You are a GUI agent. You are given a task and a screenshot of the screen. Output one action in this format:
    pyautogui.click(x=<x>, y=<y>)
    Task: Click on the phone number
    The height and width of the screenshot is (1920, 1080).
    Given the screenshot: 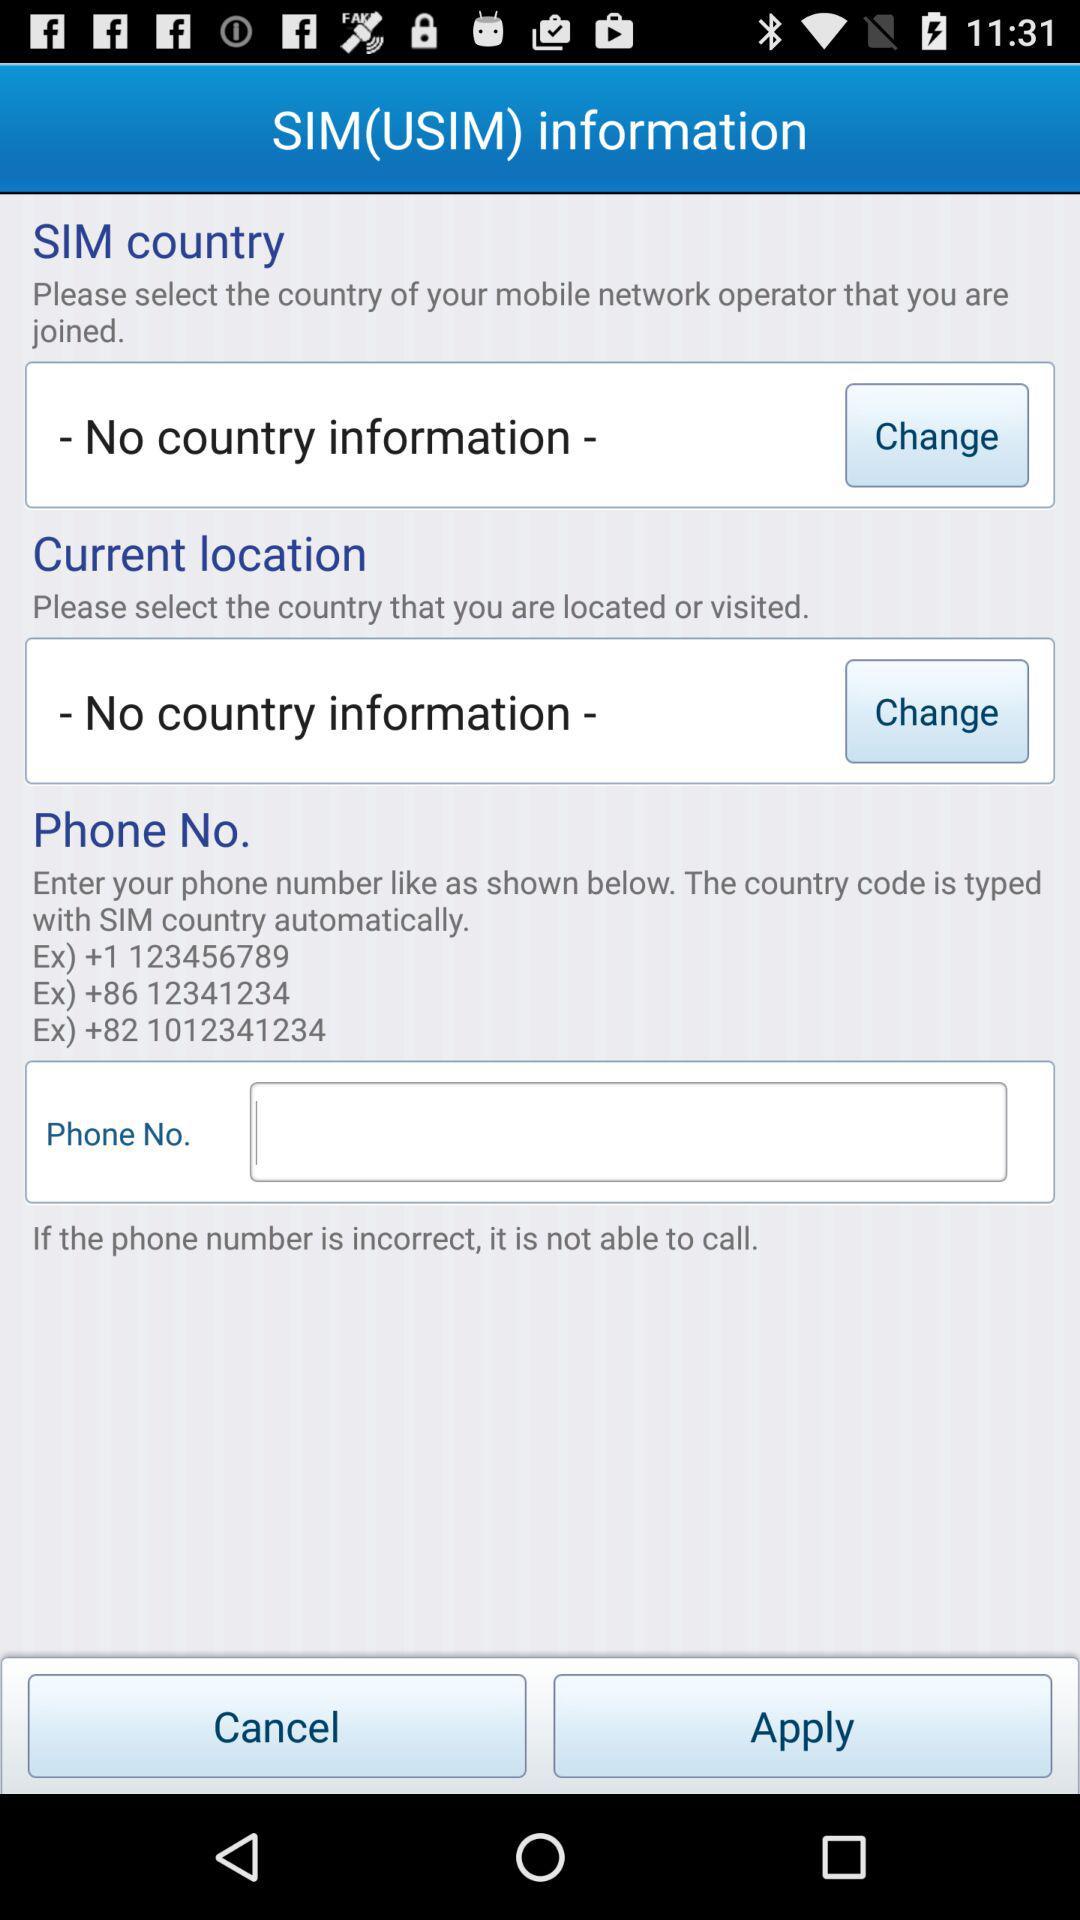 What is the action you would take?
    pyautogui.click(x=627, y=1132)
    